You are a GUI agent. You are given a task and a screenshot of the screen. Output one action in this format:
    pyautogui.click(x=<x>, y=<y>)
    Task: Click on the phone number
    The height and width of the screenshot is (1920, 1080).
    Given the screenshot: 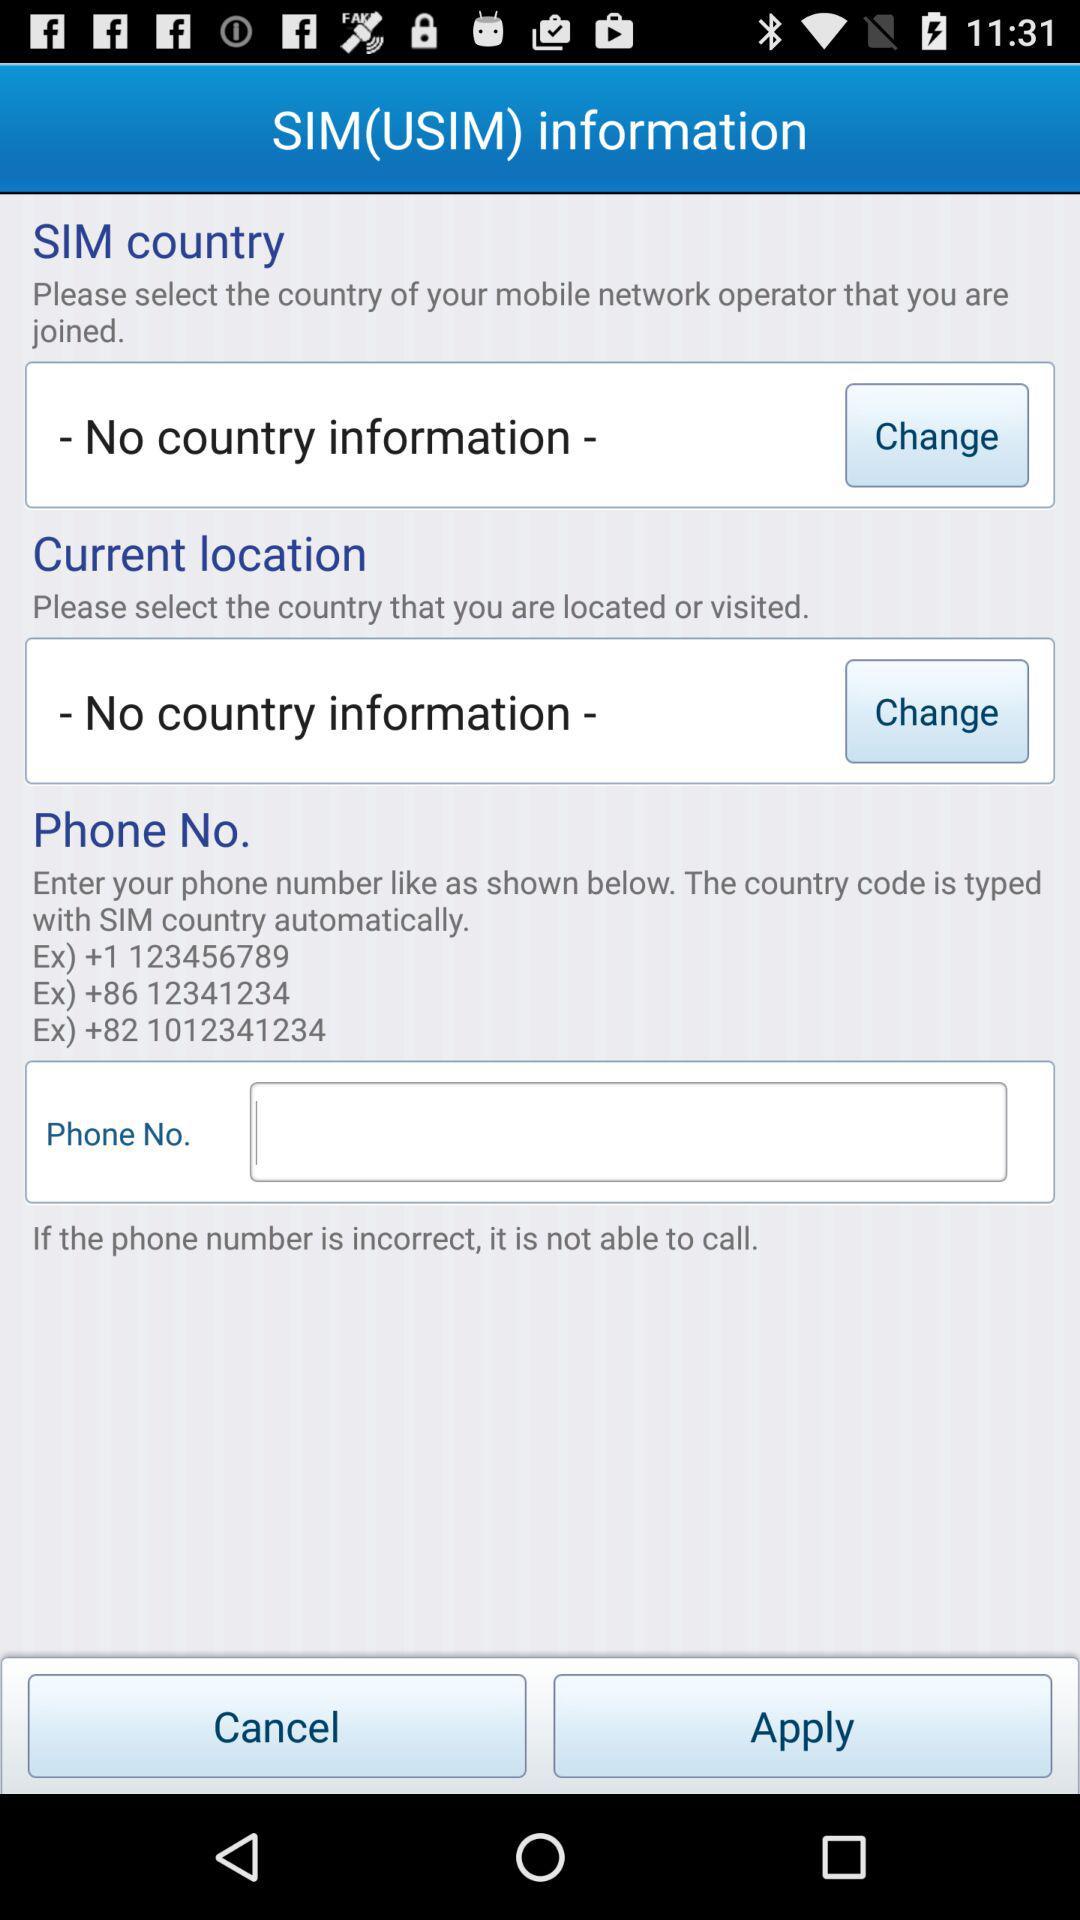 What is the action you would take?
    pyautogui.click(x=627, y=1132)
    